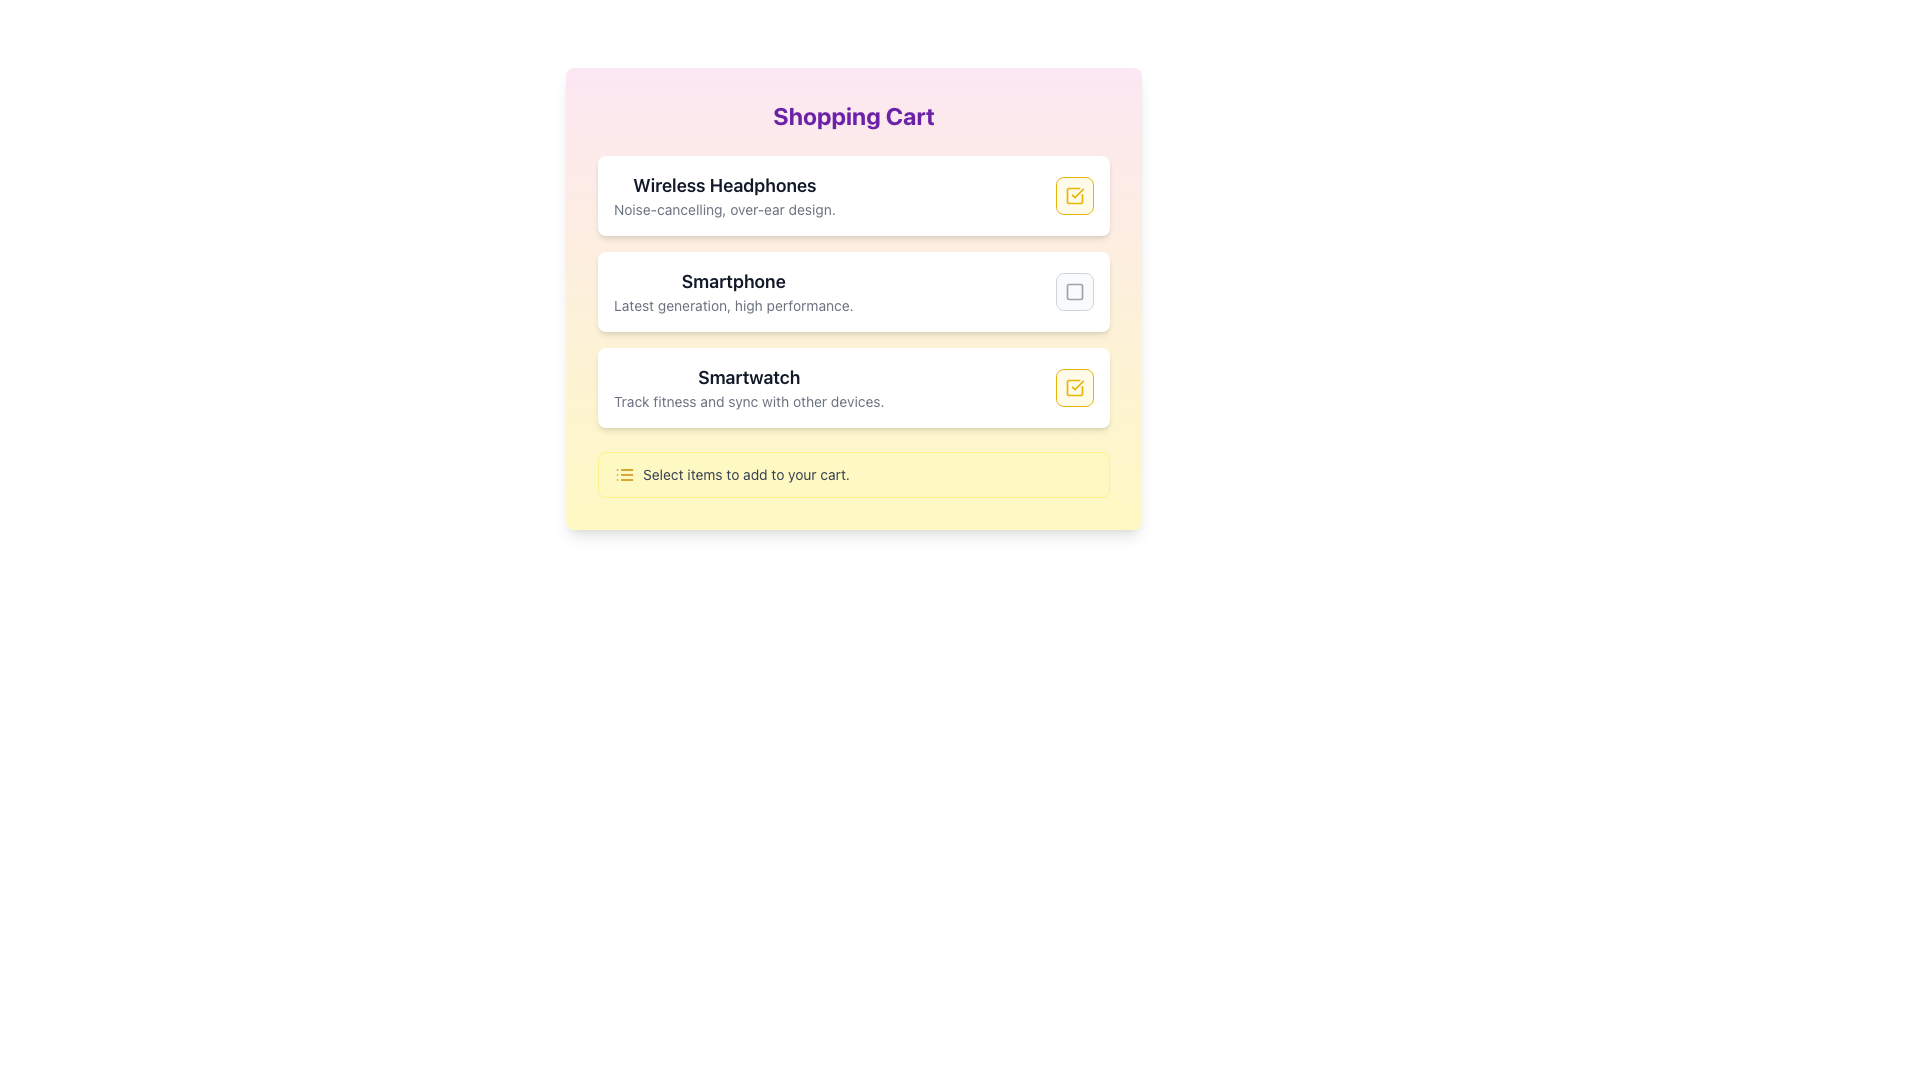  What do you see at coordinates (854, 299) in the screenshot?
I see `the shopping cart display section, which showcases multiple items and provides user interaction options` at bounding box center [854, 299].